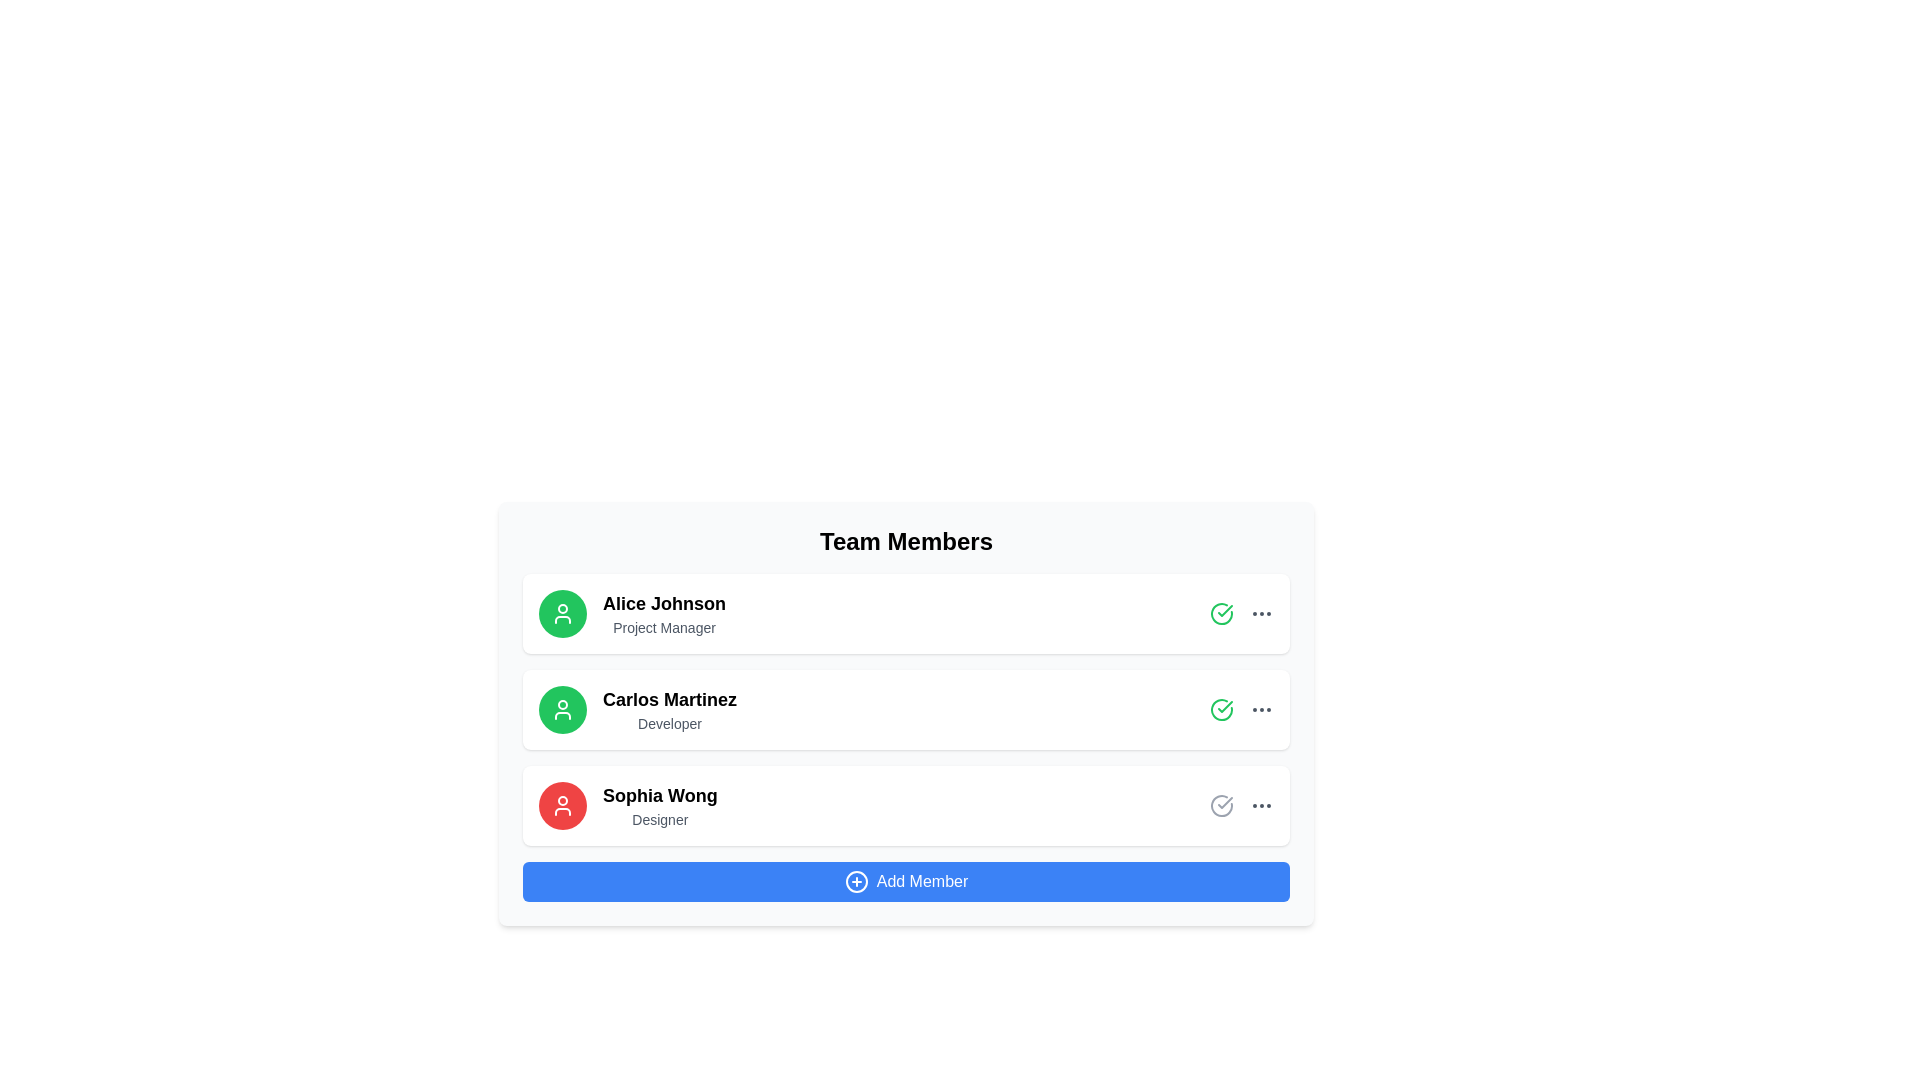 The width and height of the screenshot is (1920, 1080). What do you see at coordinates (670, 708) in the screenshot?
I see `text displayed for the member 'Carlos Martinez', who is identified as a developer, located in the second row of the vertical list of members` at bounding box center [670, 708].